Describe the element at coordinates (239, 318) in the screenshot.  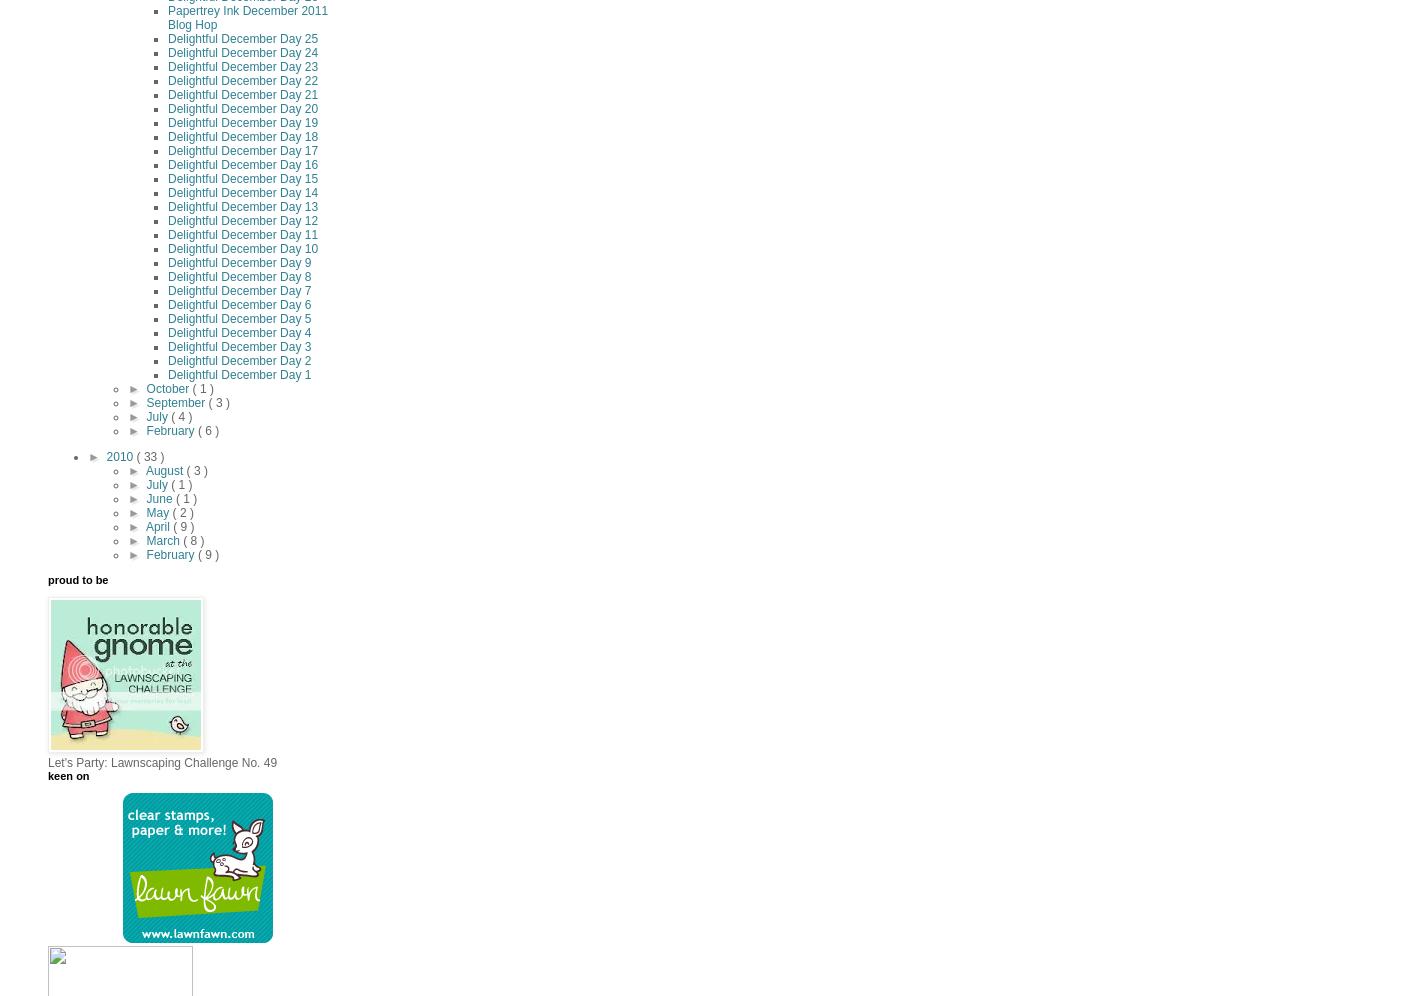
I see `'Delightful December Day 5'` at that location.